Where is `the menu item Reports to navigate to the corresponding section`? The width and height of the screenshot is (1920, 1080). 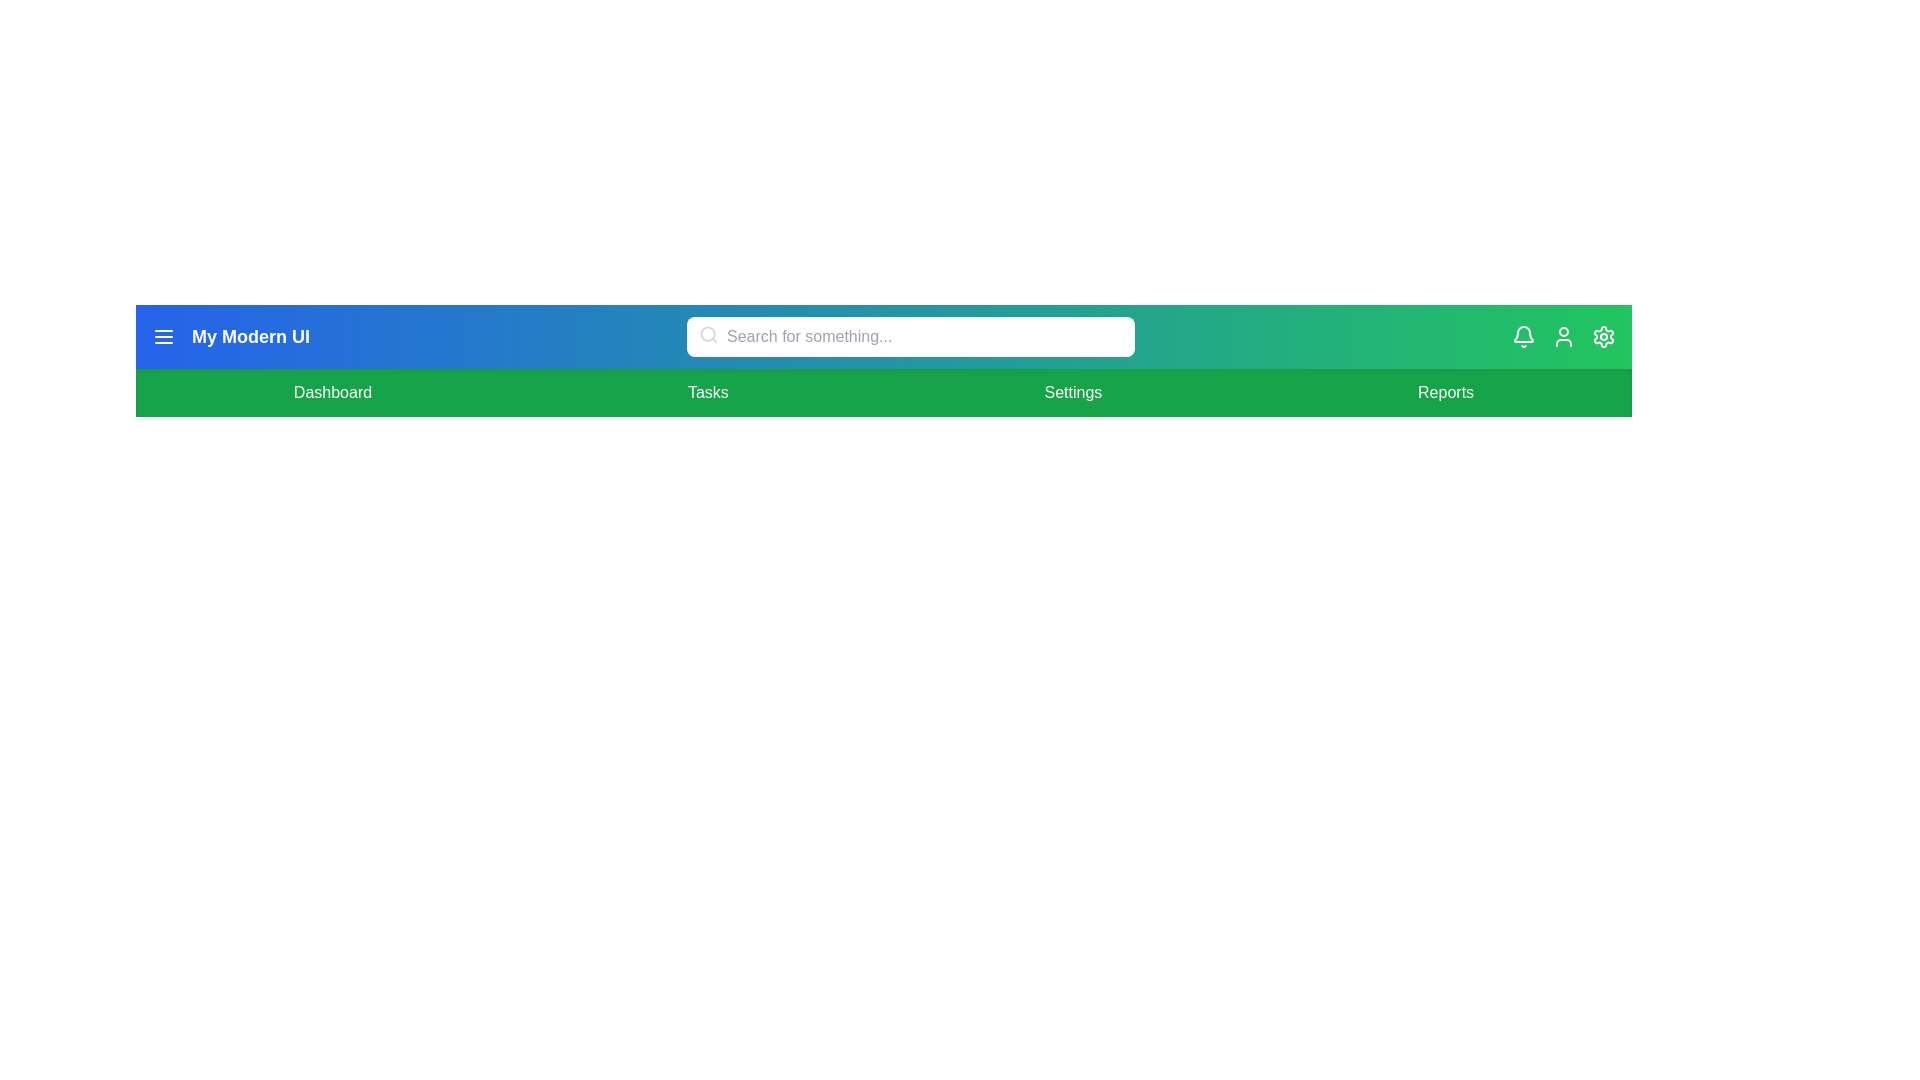 the menu item Reports to navigate to the corresponding section is located at coordinates (1445, 393).